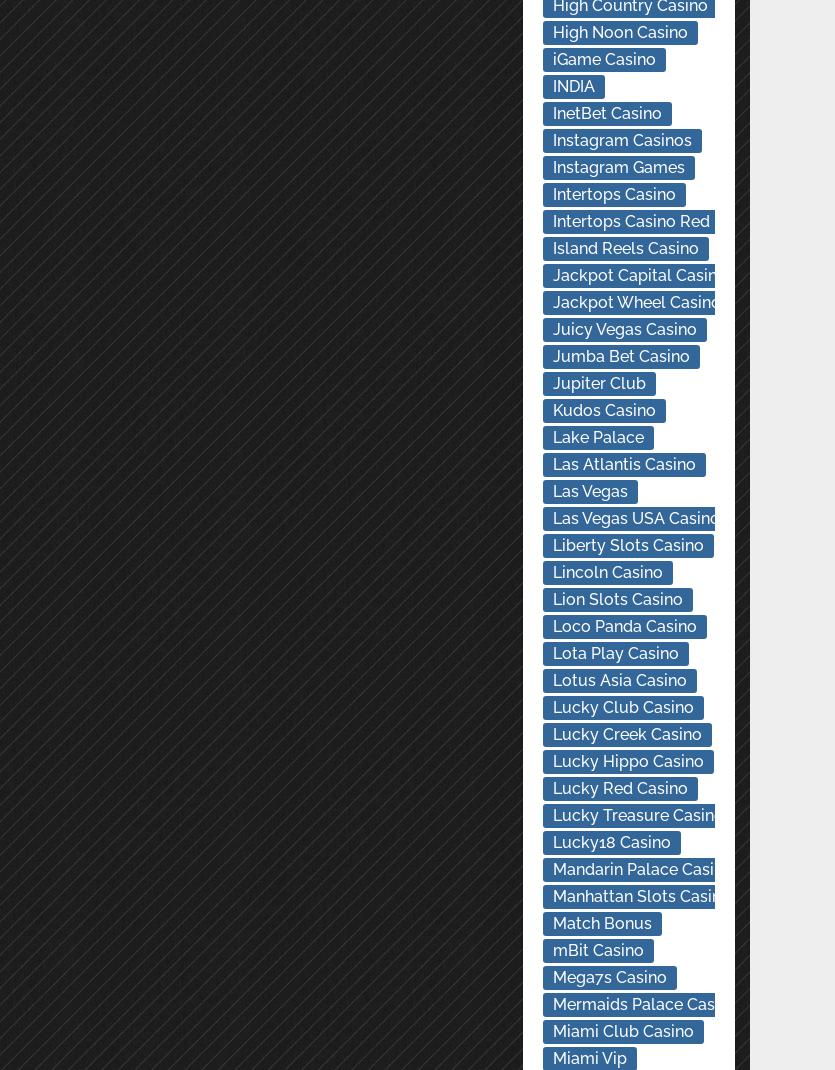 The height and width of the screenshot is (1070, 835). I want to click on 'Loco Panda Casino', so click(622, 626).